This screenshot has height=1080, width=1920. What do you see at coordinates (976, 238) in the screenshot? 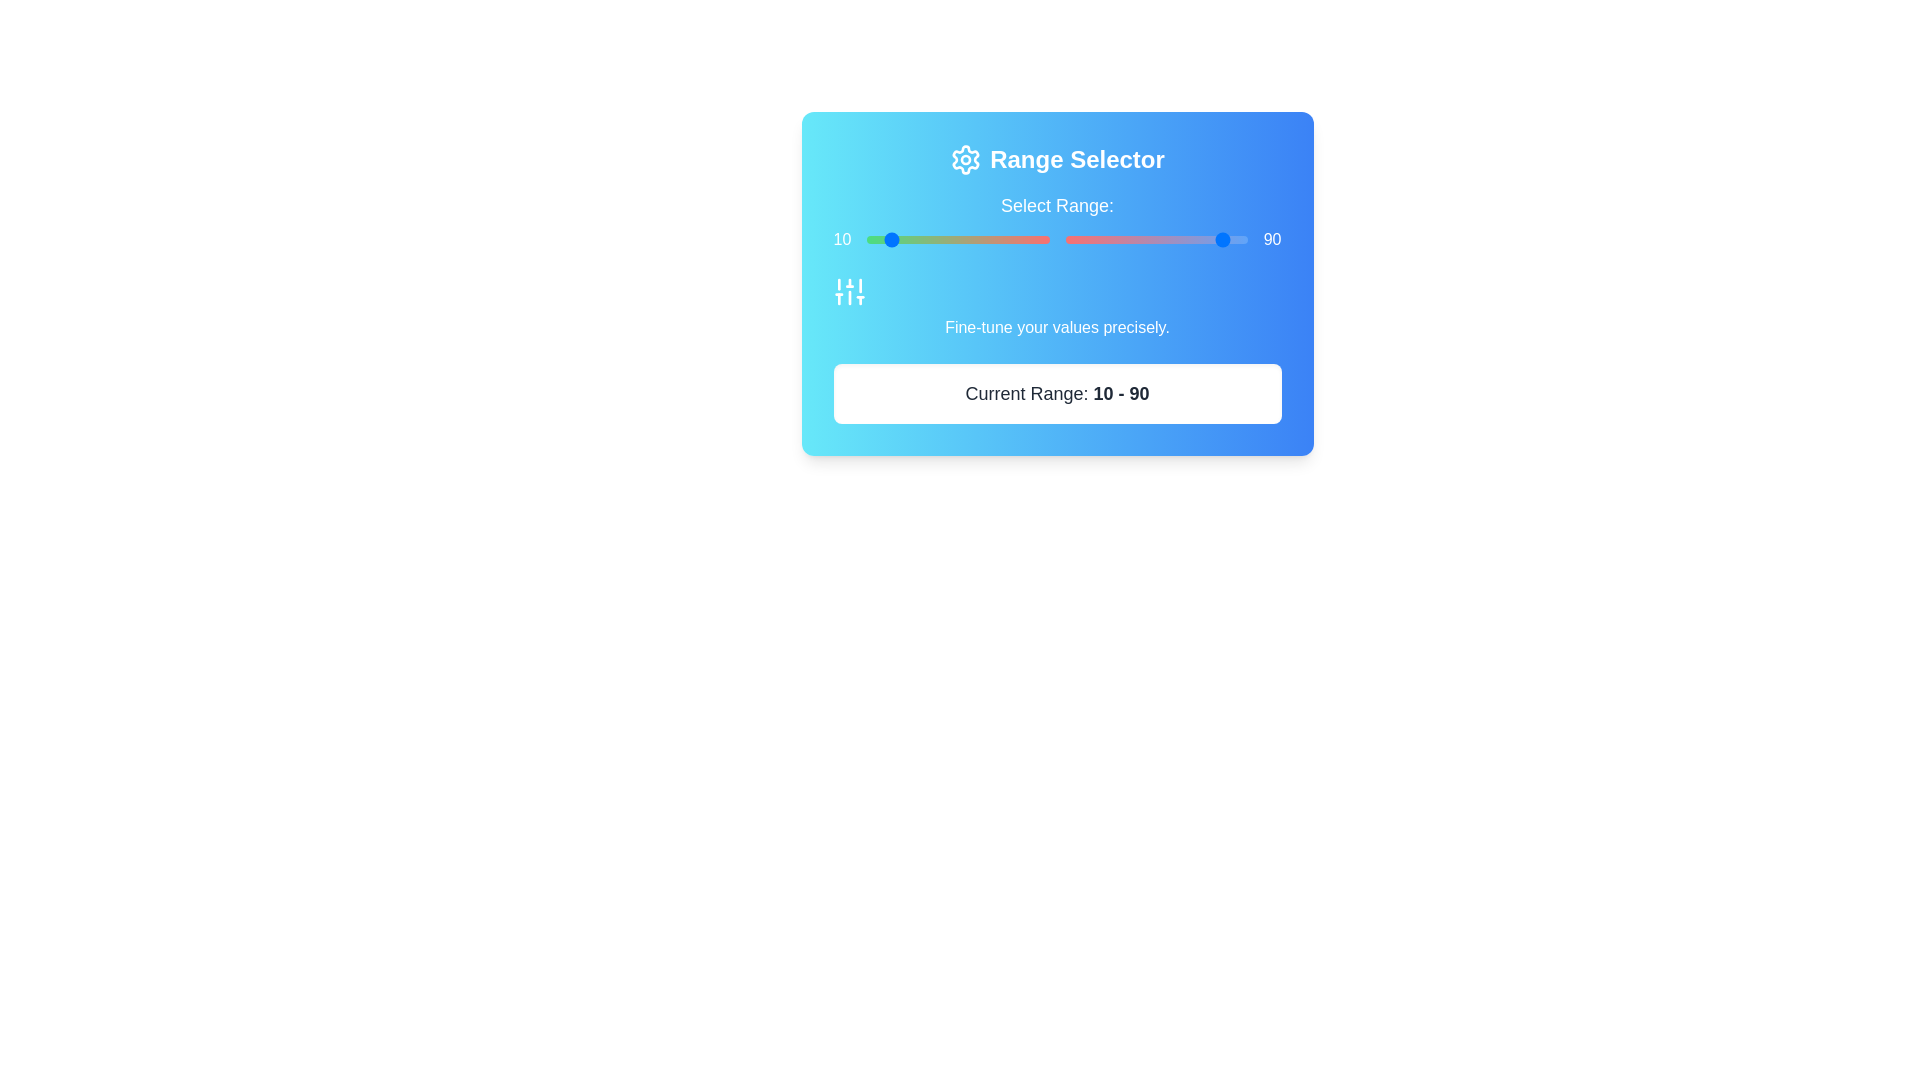
I see `the left range slider to set the starting value to 60` at bounding box center [976, 238].